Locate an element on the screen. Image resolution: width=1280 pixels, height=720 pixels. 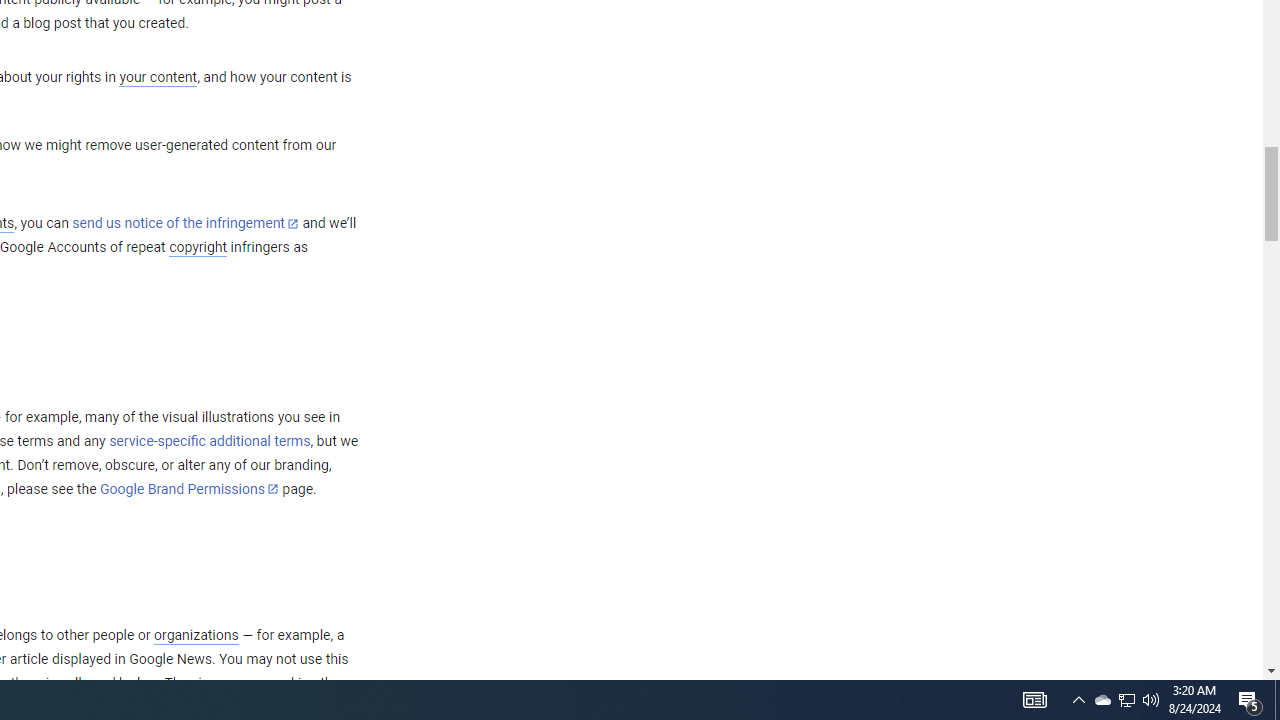
'send us notice of the infringement' is located at coordinates (185, 224).